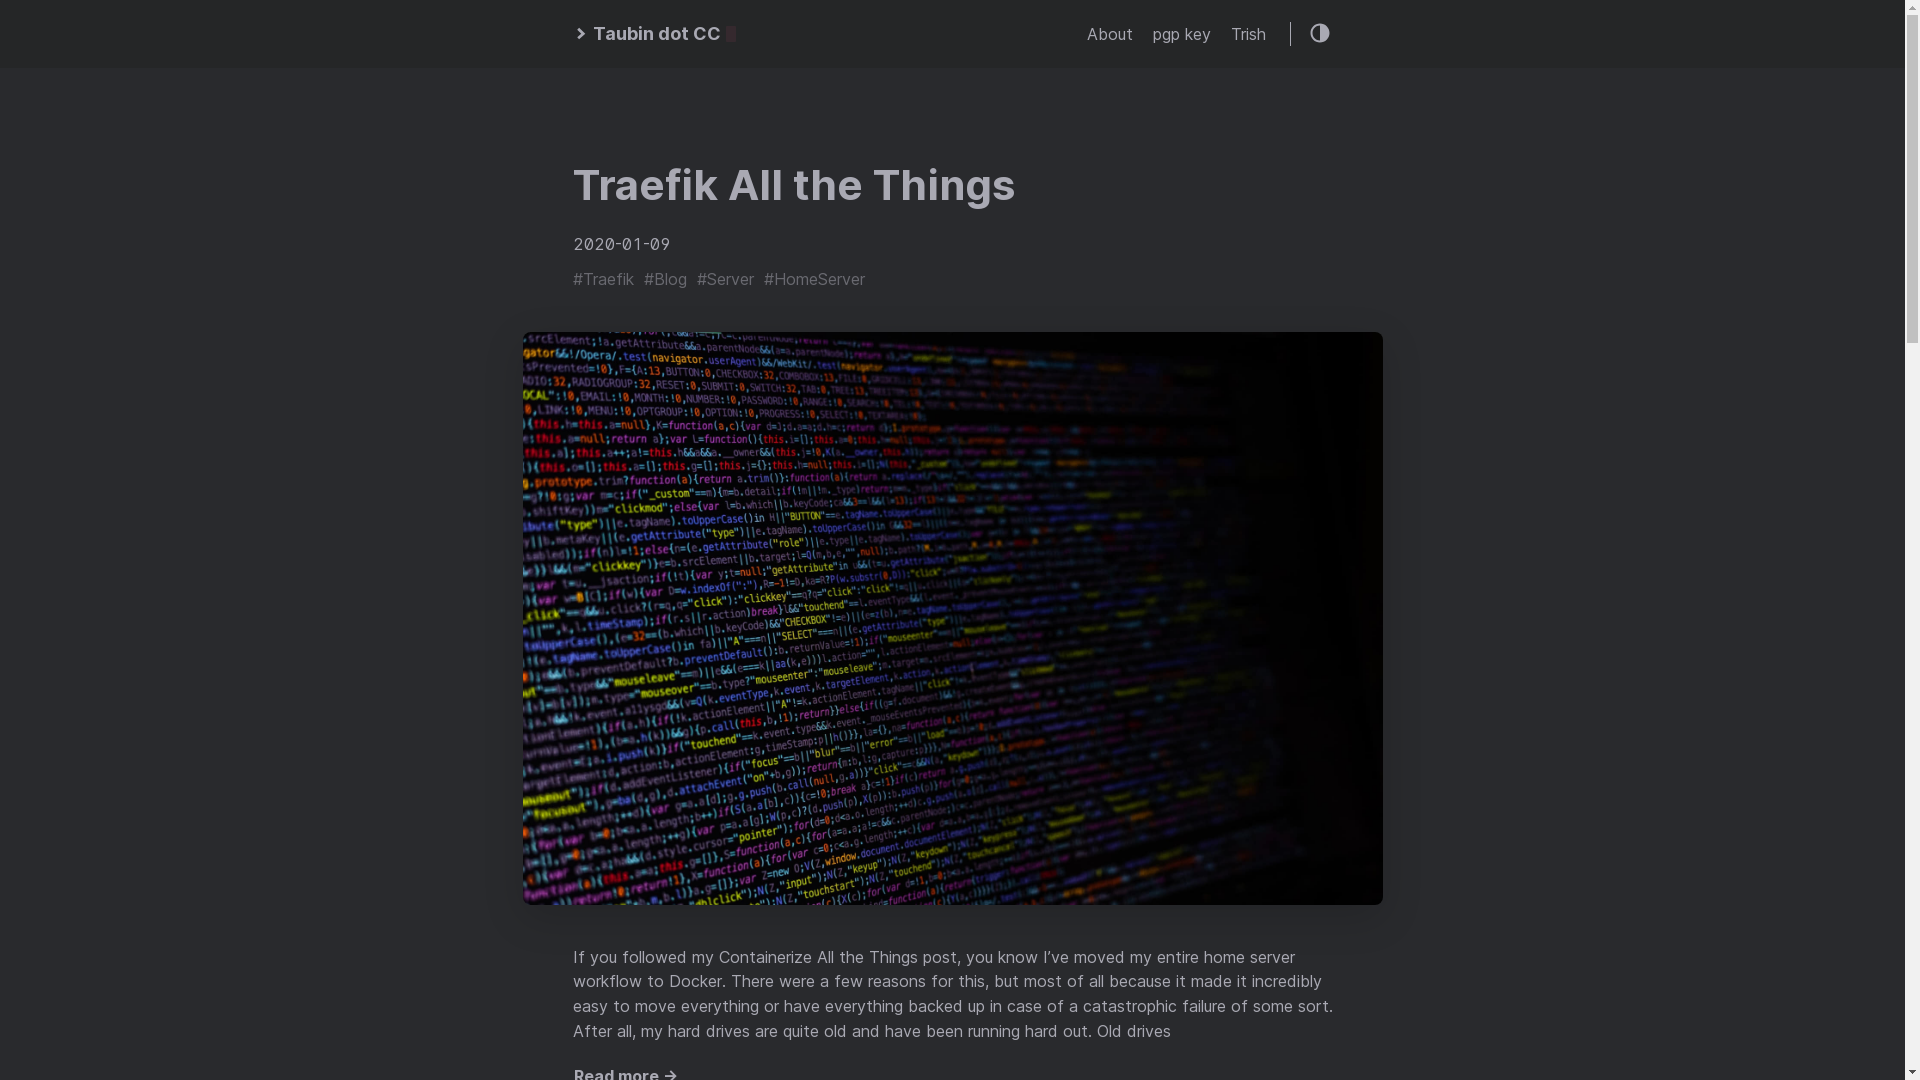 This screenshot has height=1080, width=1920. Describe the element at coordinates (570, 34) in the screenshot. I see `'Taubin dot CC'` at that location.